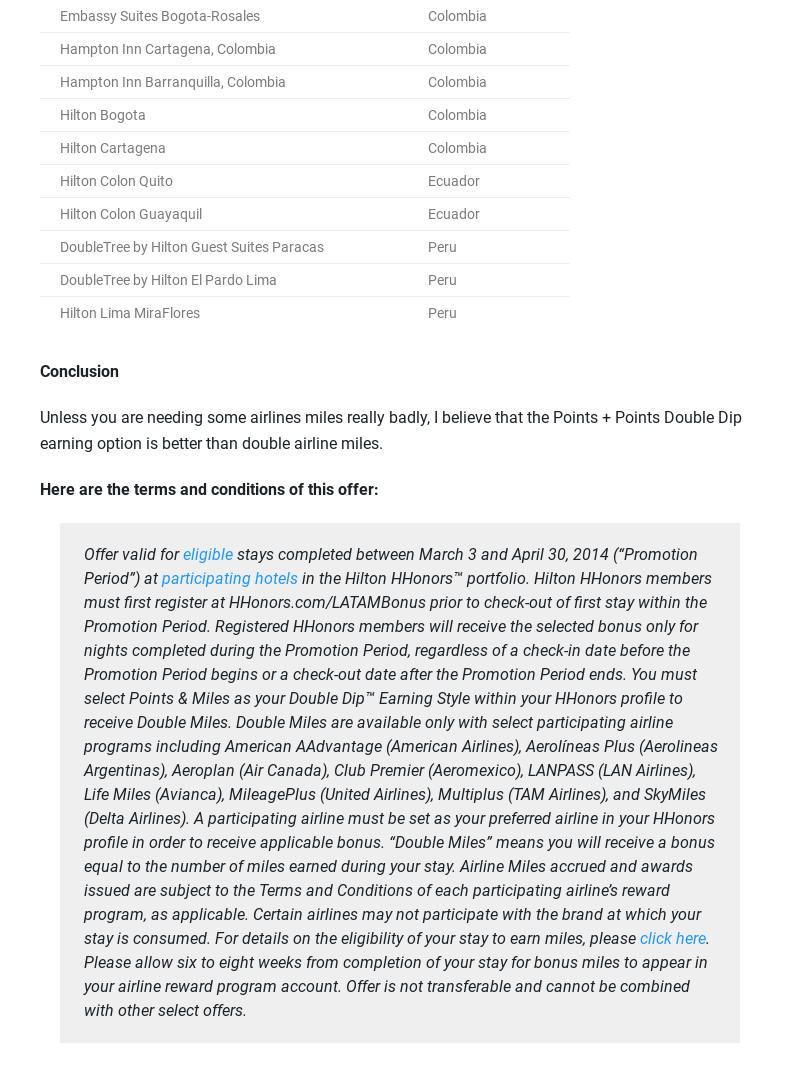  I want to click on 'in the Hilton HHonors™ portfolio. Hilton HHonors members must first register at HHonors.com/LATAMBonus prior to check-out of first stay within the Promotion Period. Registered HHonors members will receive the selected bonus only for nights completed during the Promotion Period, regardless of a check-in date before the Promotion Period begins or a check-out date after the Promotion Period ends. You must select Points & Miles as your Double Dip™ Earning Style within your HHonors profile to receive Double Miles. Double Miles are available only with select participating airline programs including American AAdvantage (American Airlines), Aerolíneas Plus (Aerolineas Argentinas), Aeroplan (Air Canada), Club Premier (Aeromexico), LANPASS (LAN Airlines), Life Miles (Avianca), MileagePlus (United Airlines), Multiplus (TAM Airlines), and SkyMiles (Delta Airlines). A participating airline must be set as your preferred airline in your HHonors profile in order to receive applicable bonus. “Double Miles” means you will receive a bonus equal to the number of miles earned during your stay. Airline Miles accrued and awards issued are subject to the Terms and Conditions of each participating airline’s reward program, as applicable. Certain airlines may not participate with the brand at which your stay is consumed. For details on the eligibility of your stay to earn miles, please', so click(400, 758).